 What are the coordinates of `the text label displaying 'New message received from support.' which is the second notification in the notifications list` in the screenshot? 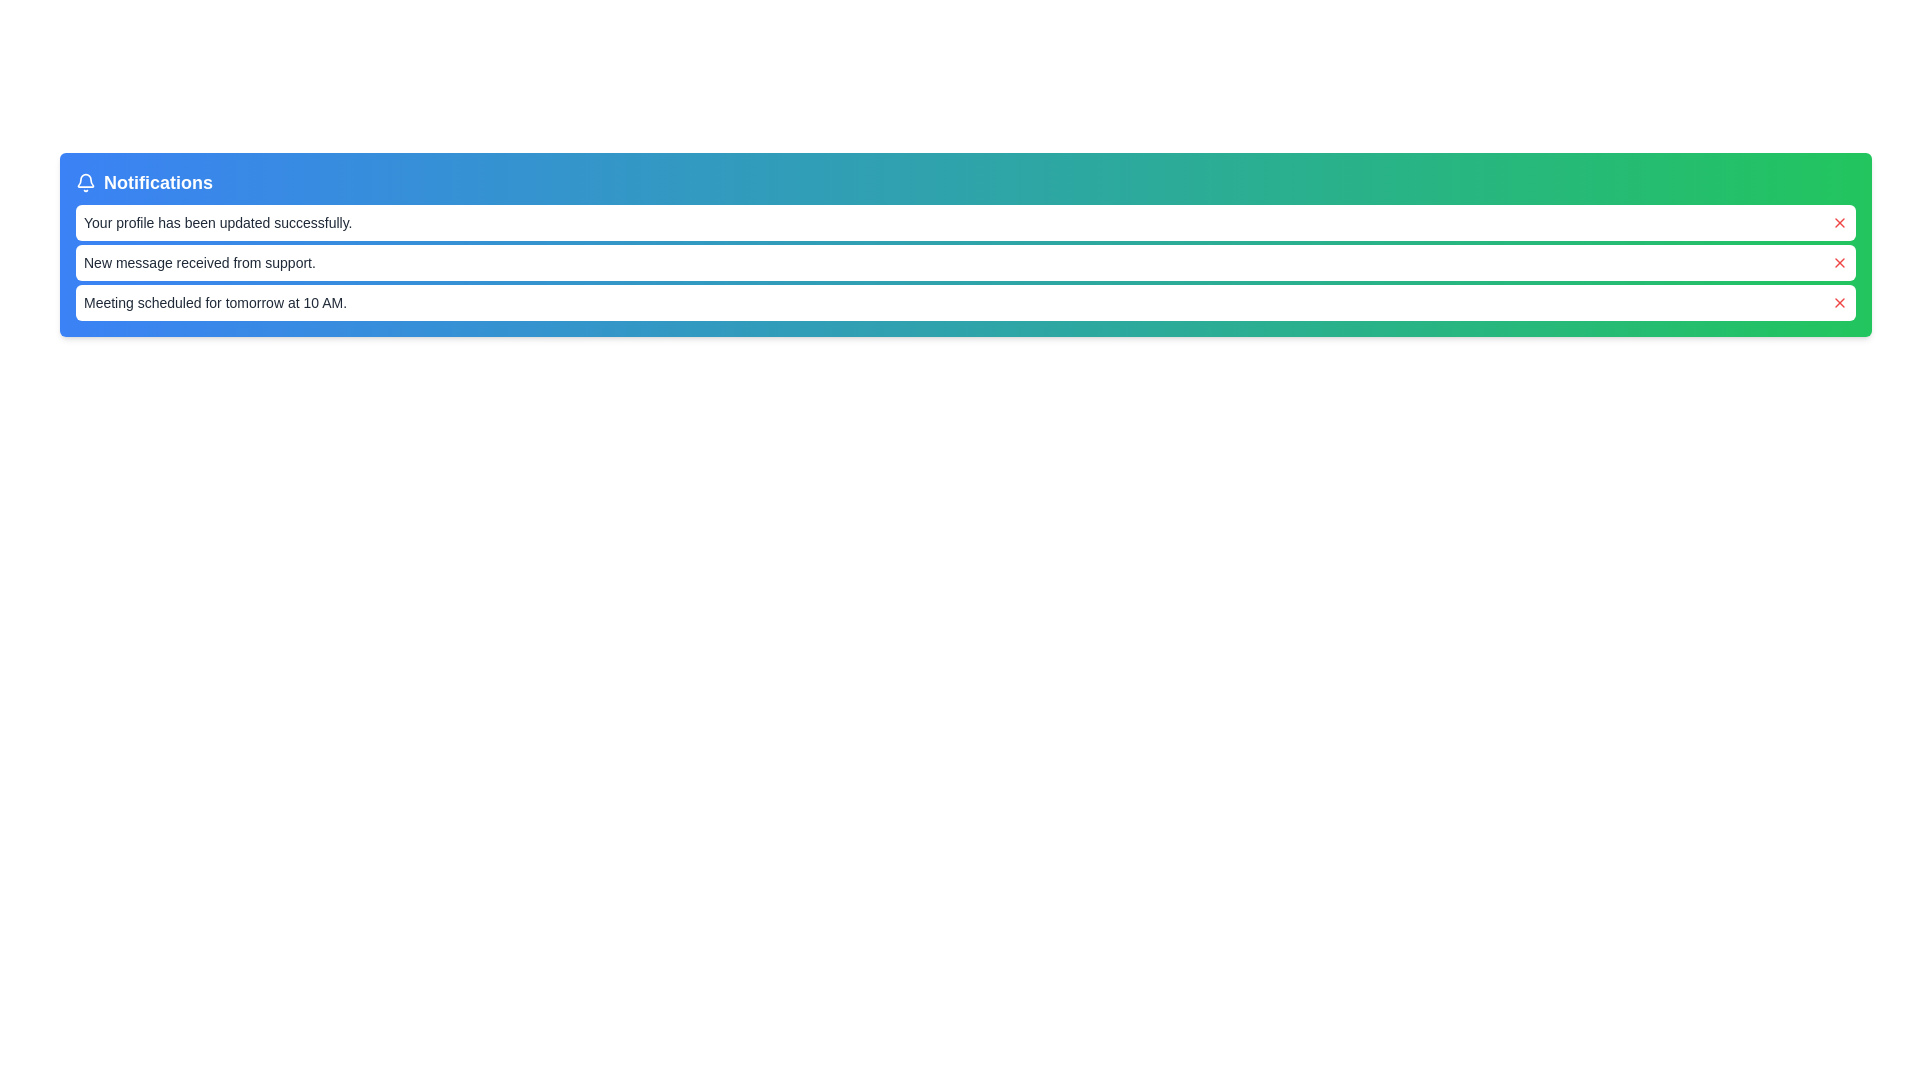 It's located at (199, 261).